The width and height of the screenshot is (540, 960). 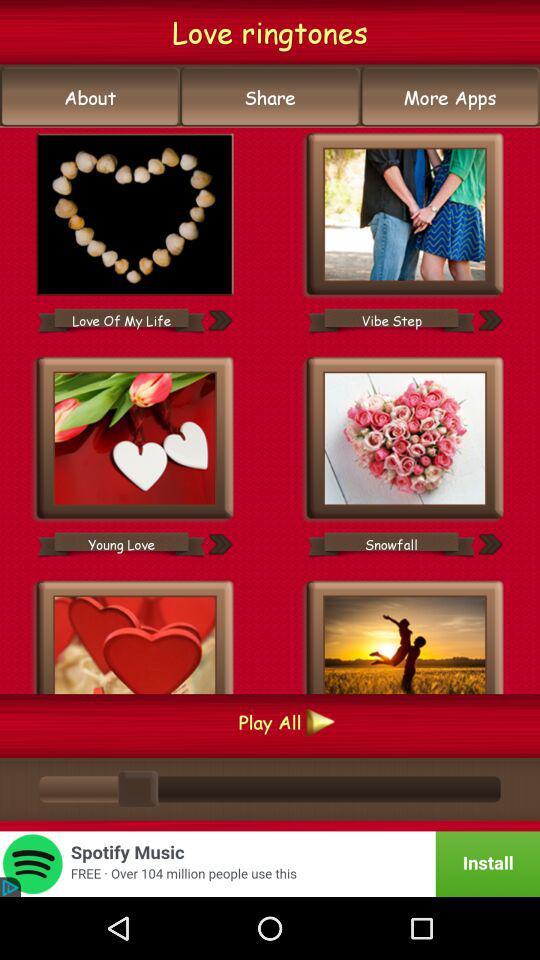 I want to click on icon to the left of the more apps item, so click(x=270, y=97).